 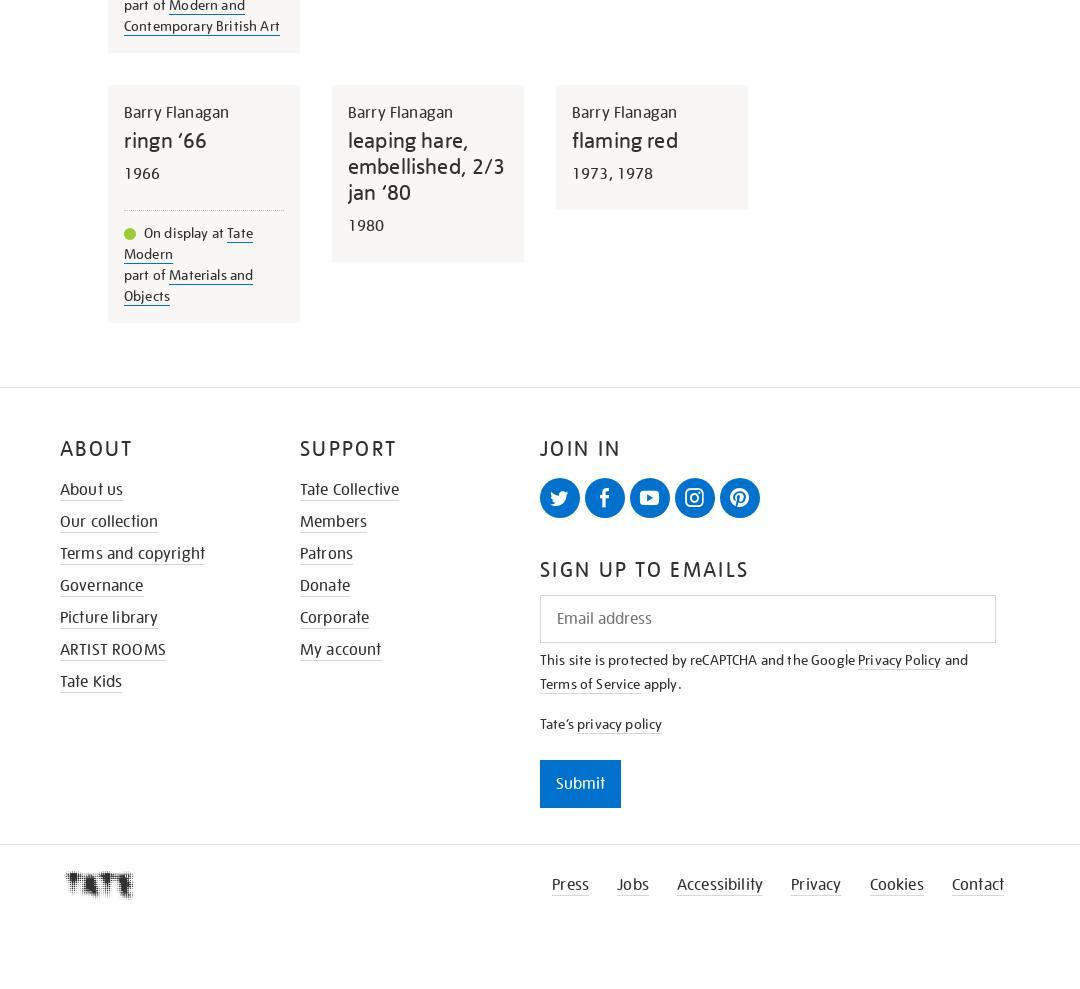 What do you see at coordinates (751, 525) in the screenshot?
I see `'Pinterest'` at bounding box center [751, 525].